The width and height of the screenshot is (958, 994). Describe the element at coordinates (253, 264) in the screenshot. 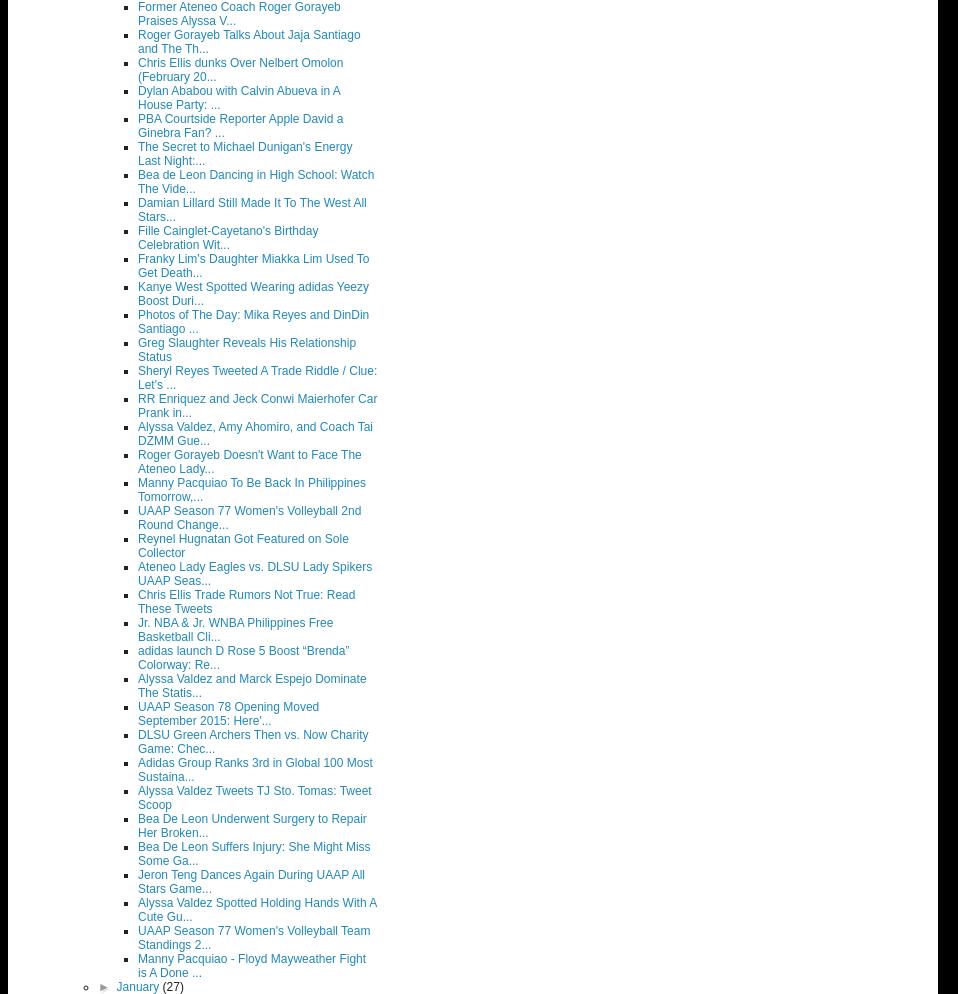

I see `'Franky Lim's Daughter Miakka Lim Used To Get Death...'` at that location.